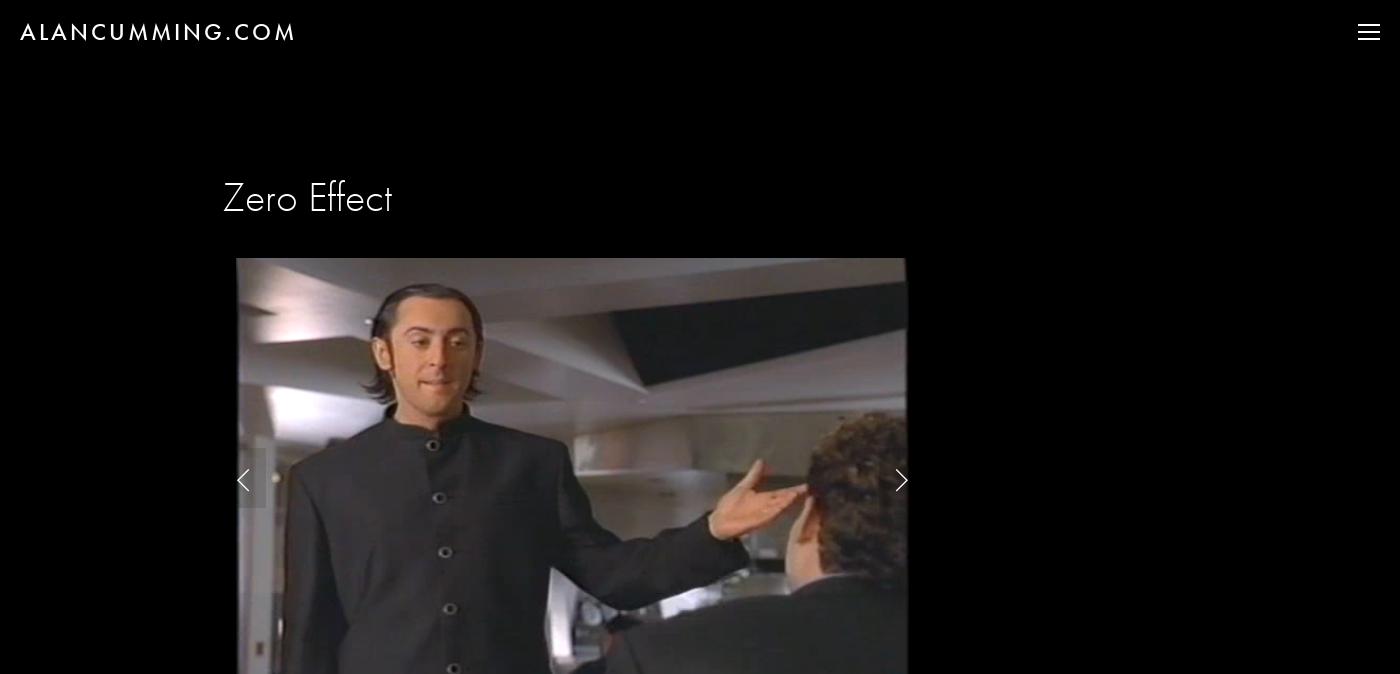 The height and width of the screenshot is (674, 1400). What do you see at coordinates (1248, 234) in the screenshot?
I see `'WHAT I'VE WON'` at bounding box center [1248, 234].